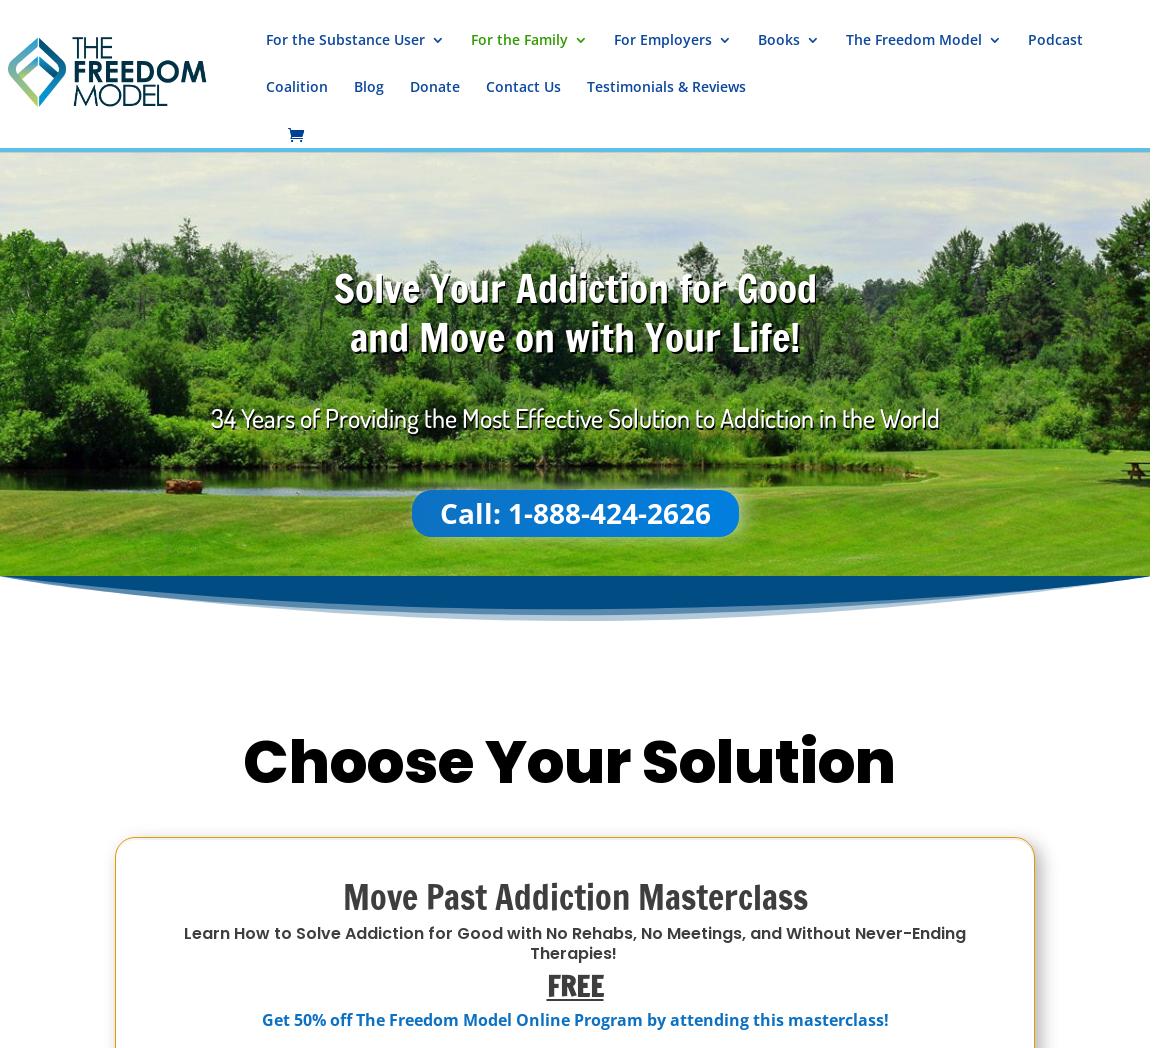 This screenshot has width=1166, height=1048. I want to click on 'For the Family', so click(519, 38).